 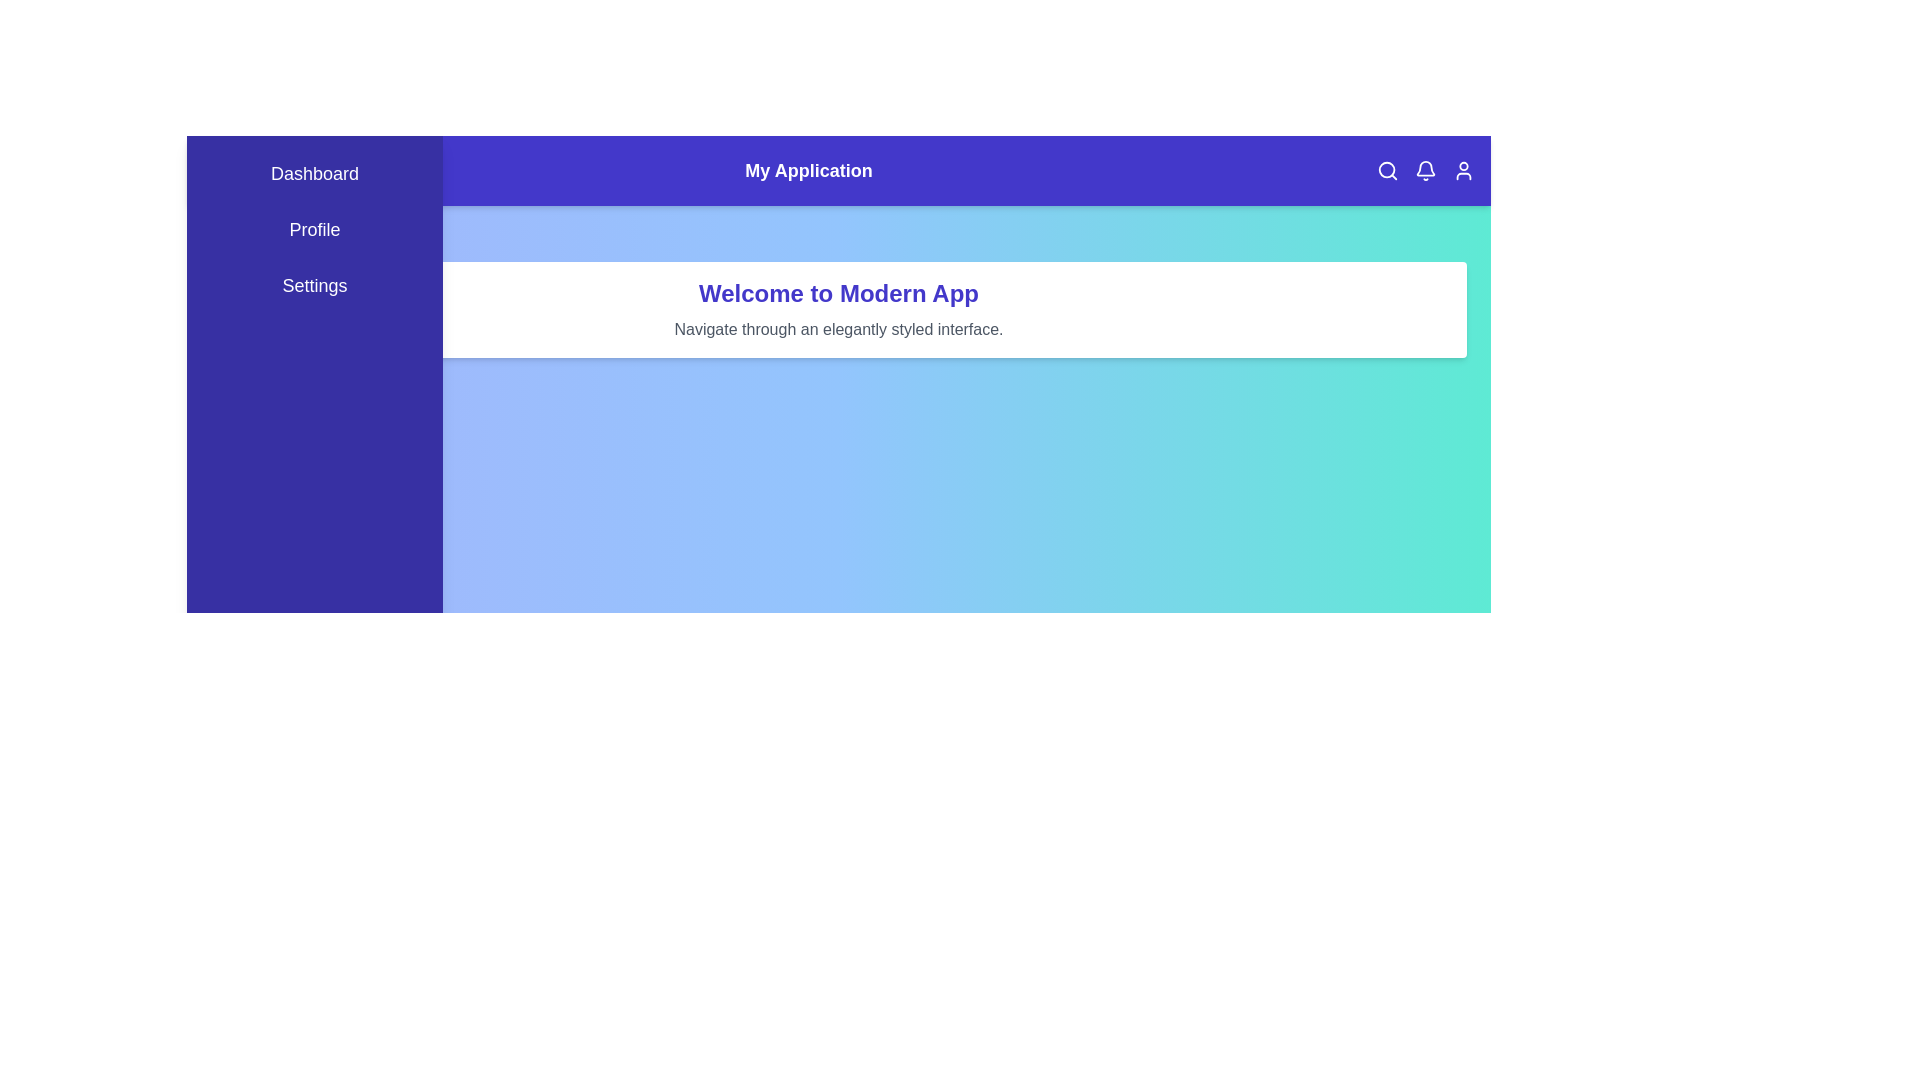 What do you see at coordinates (314, 229) in the screenshot?
I see `the menu item to navigate to Profile` at bounding box center [314, 229].